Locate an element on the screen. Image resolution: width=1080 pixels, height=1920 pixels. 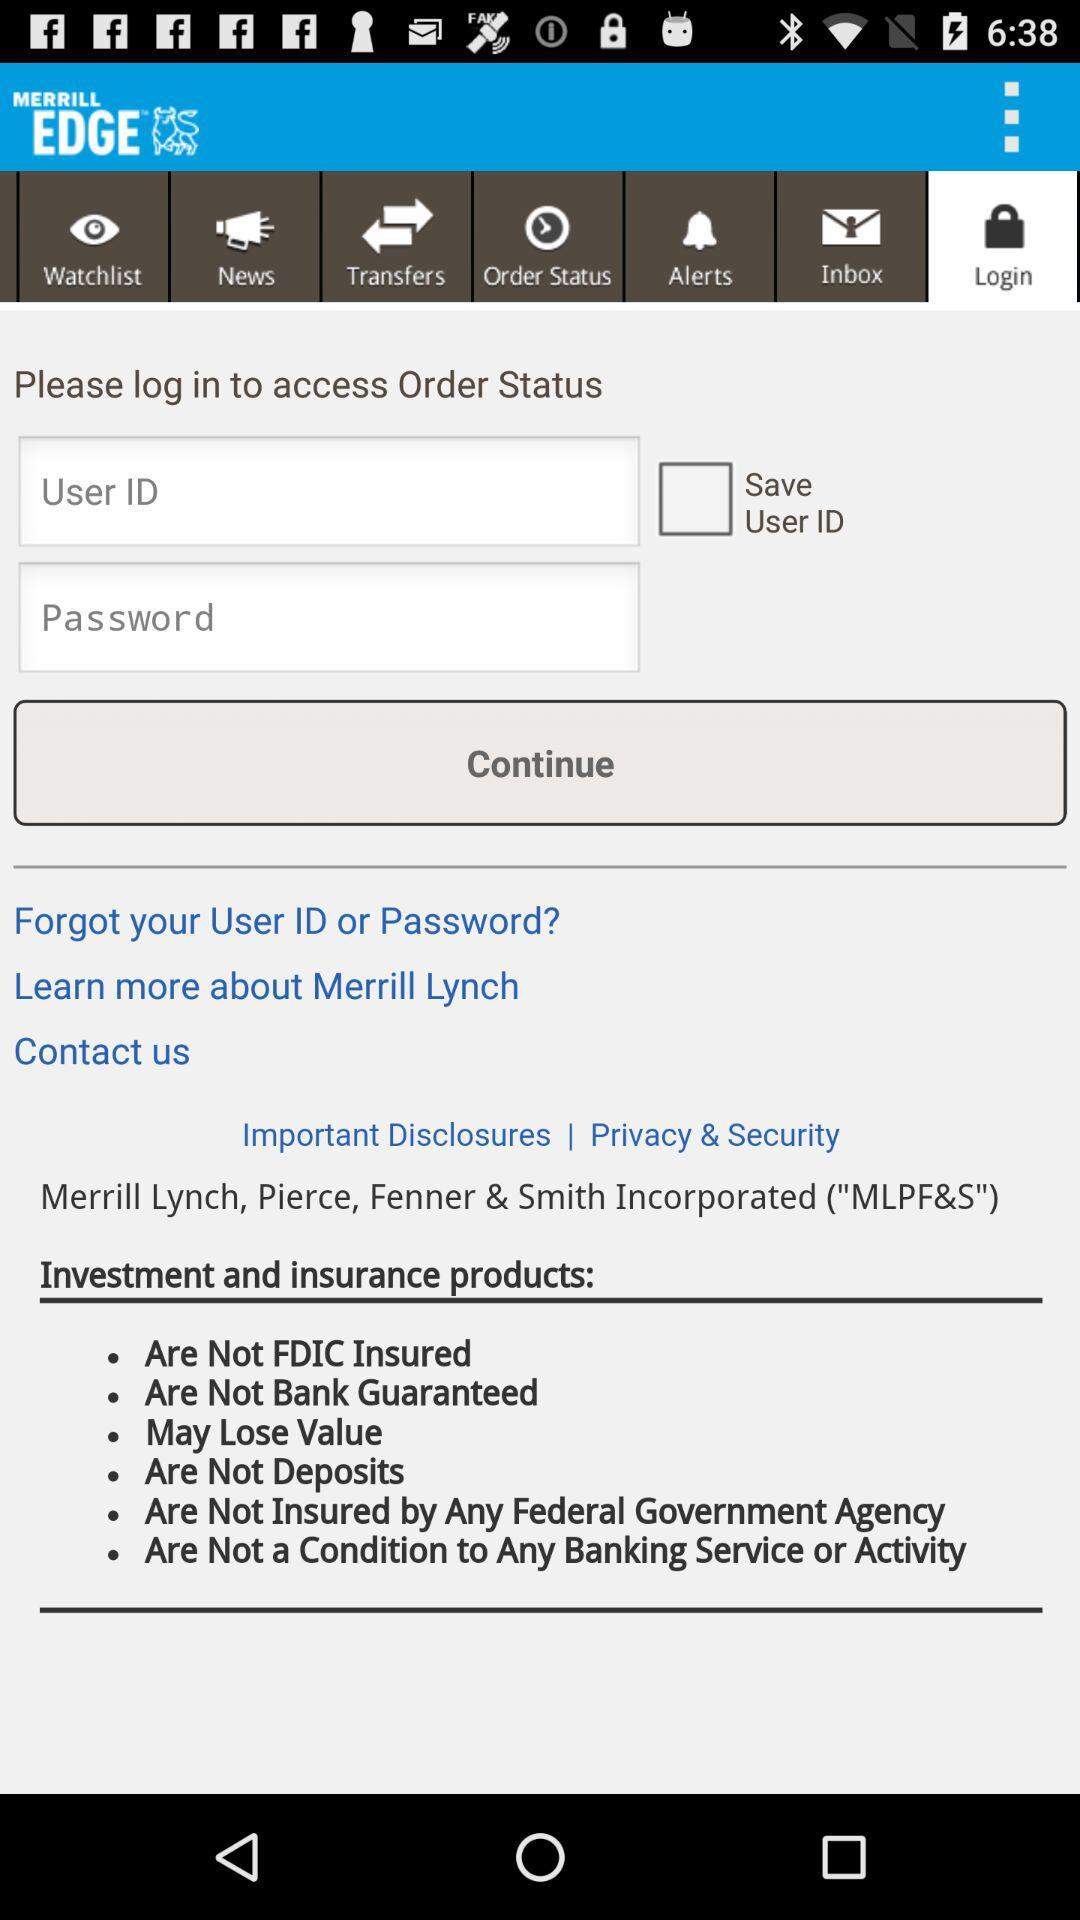
open inbox is located at coordinates (851, 236).